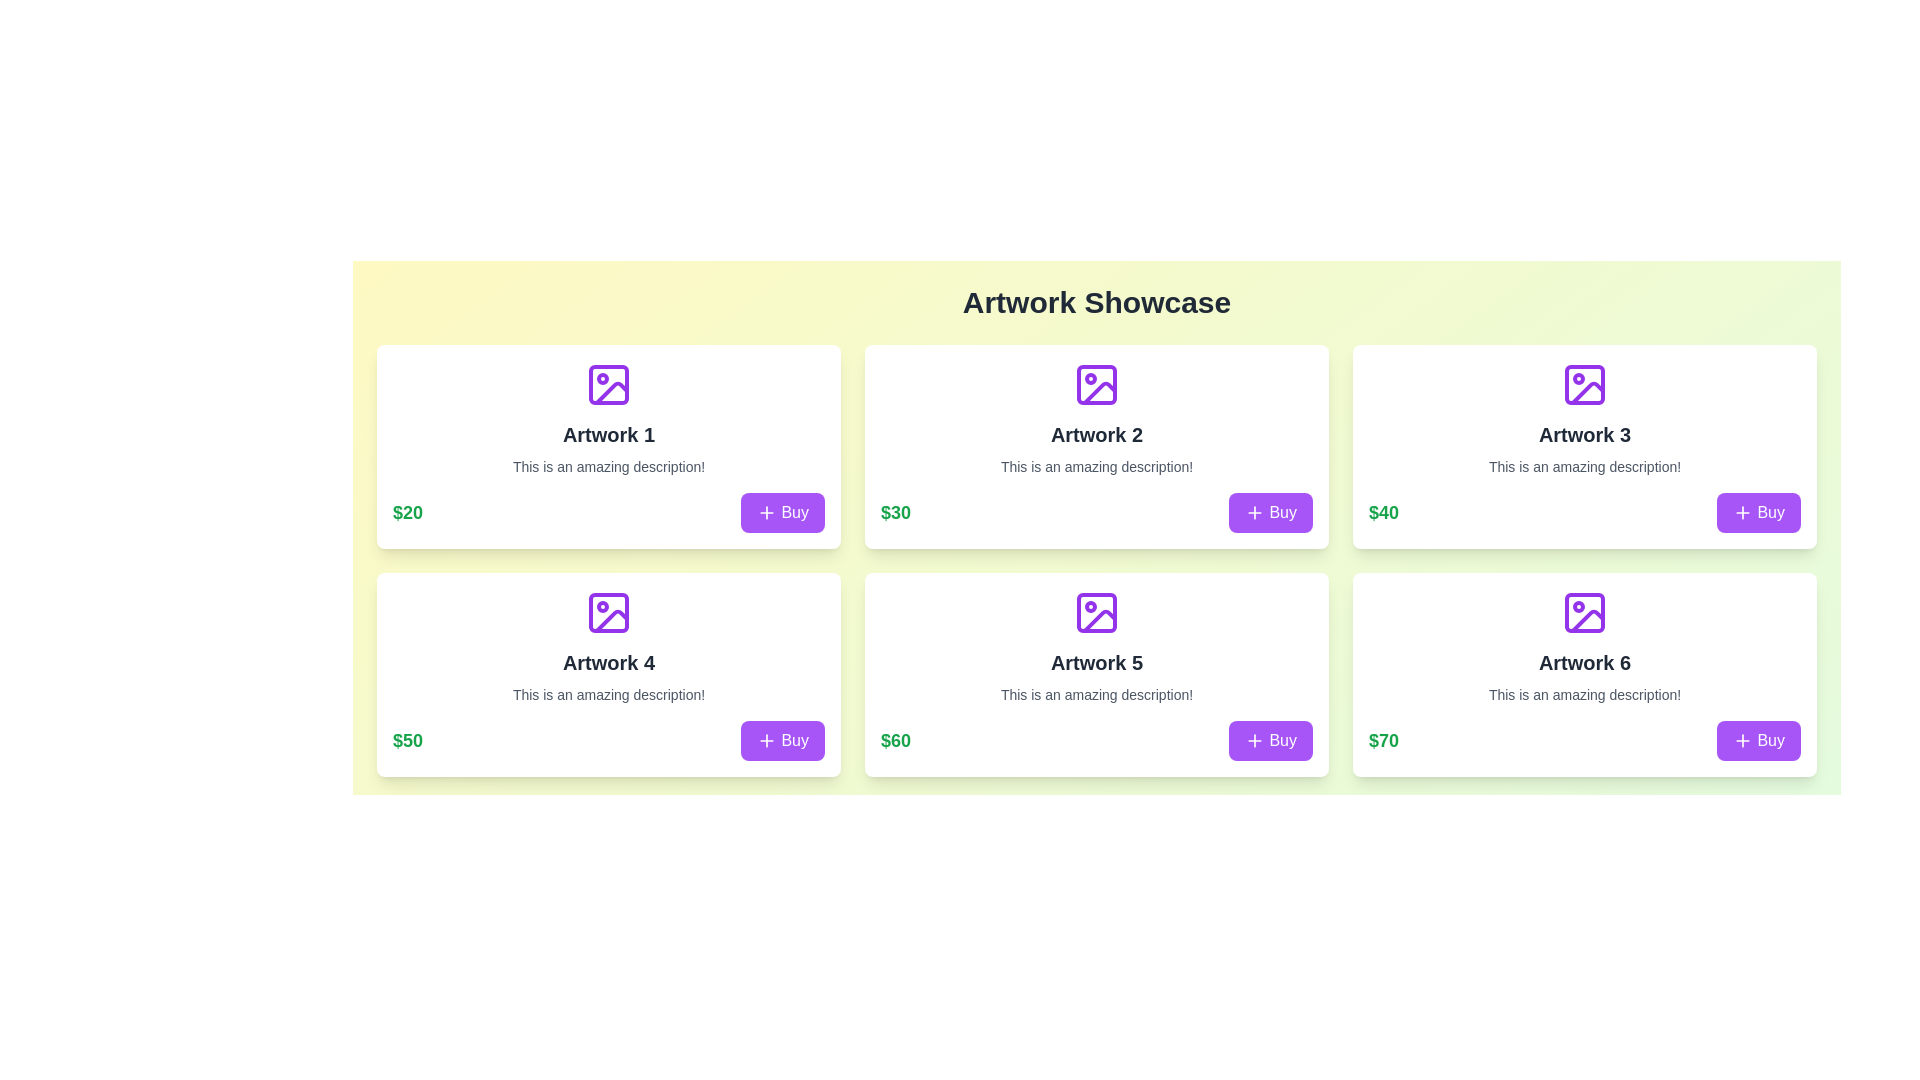  What do you see at coordinates (1283, 512) in the screenshot?
I see `the 'Buy' button labeled 'Buy' with bold white text on a purple background` at bounding box center [1283, 512].